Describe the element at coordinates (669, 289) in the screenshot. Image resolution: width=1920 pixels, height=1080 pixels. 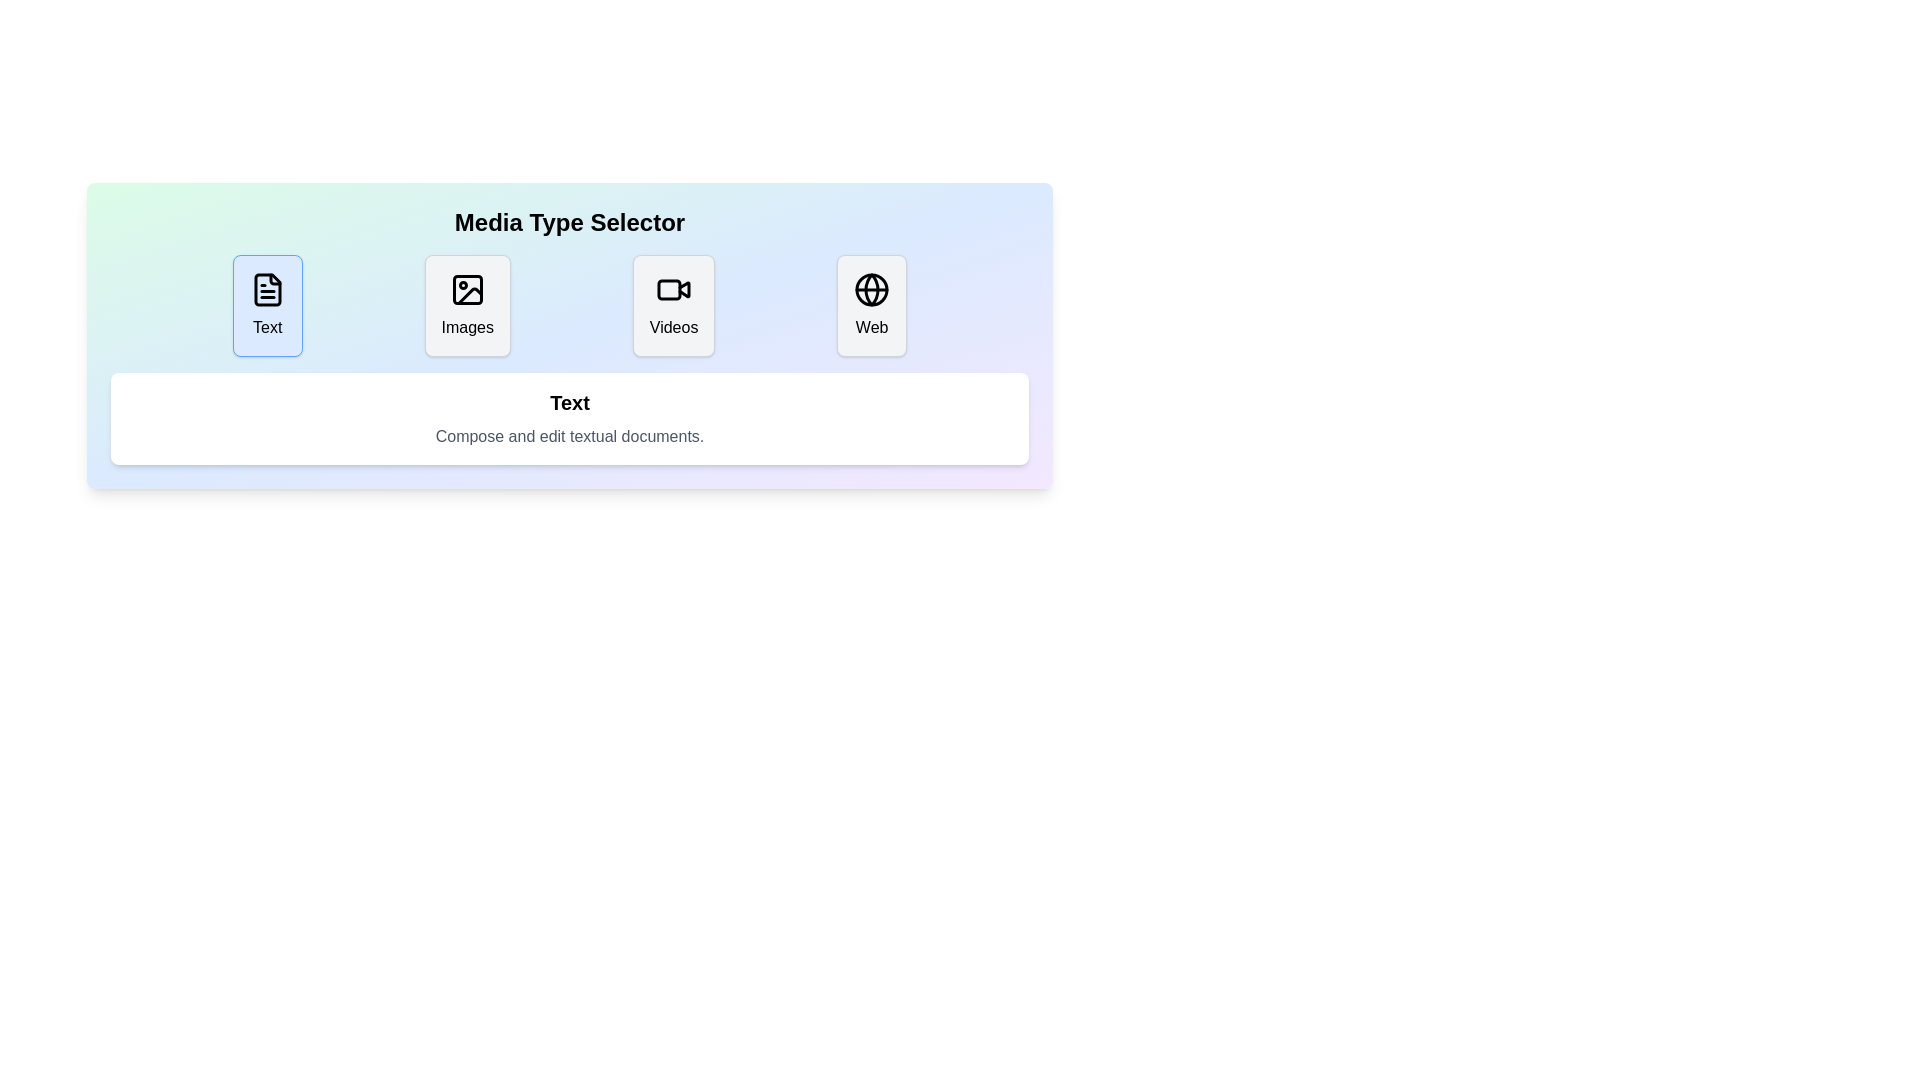
I see `the button containing the rounded rectangle with a white fill located within the 'Videos' icon, which is the second from the right in the media type selector` at that location.